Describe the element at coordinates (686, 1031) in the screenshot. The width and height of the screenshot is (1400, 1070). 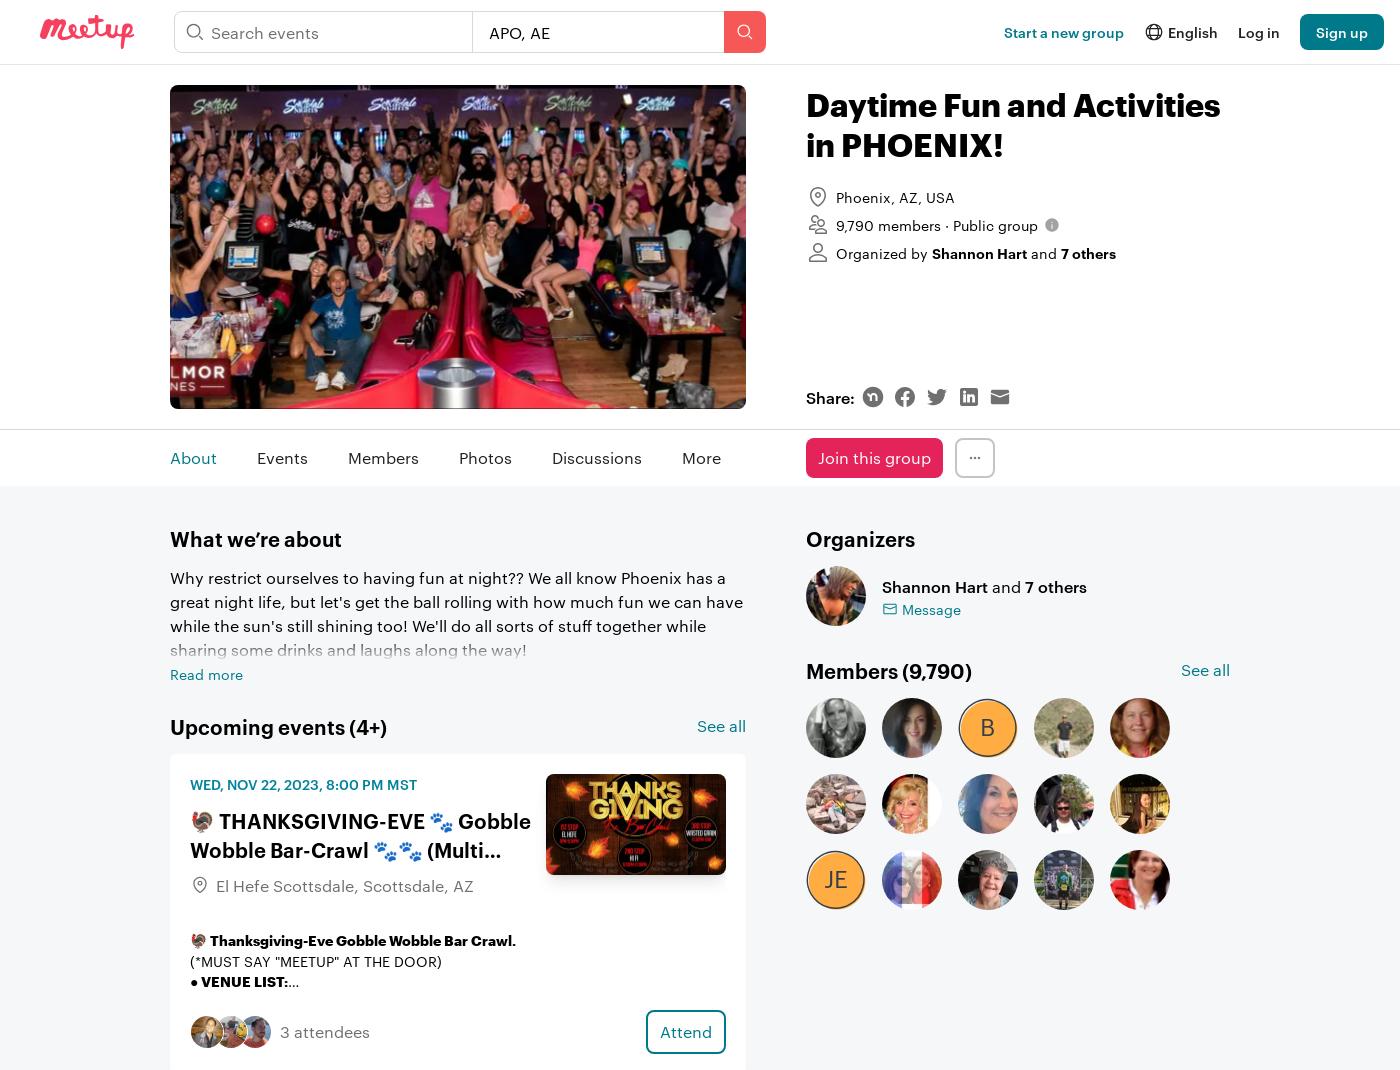
I see `'Attend'` at that location.